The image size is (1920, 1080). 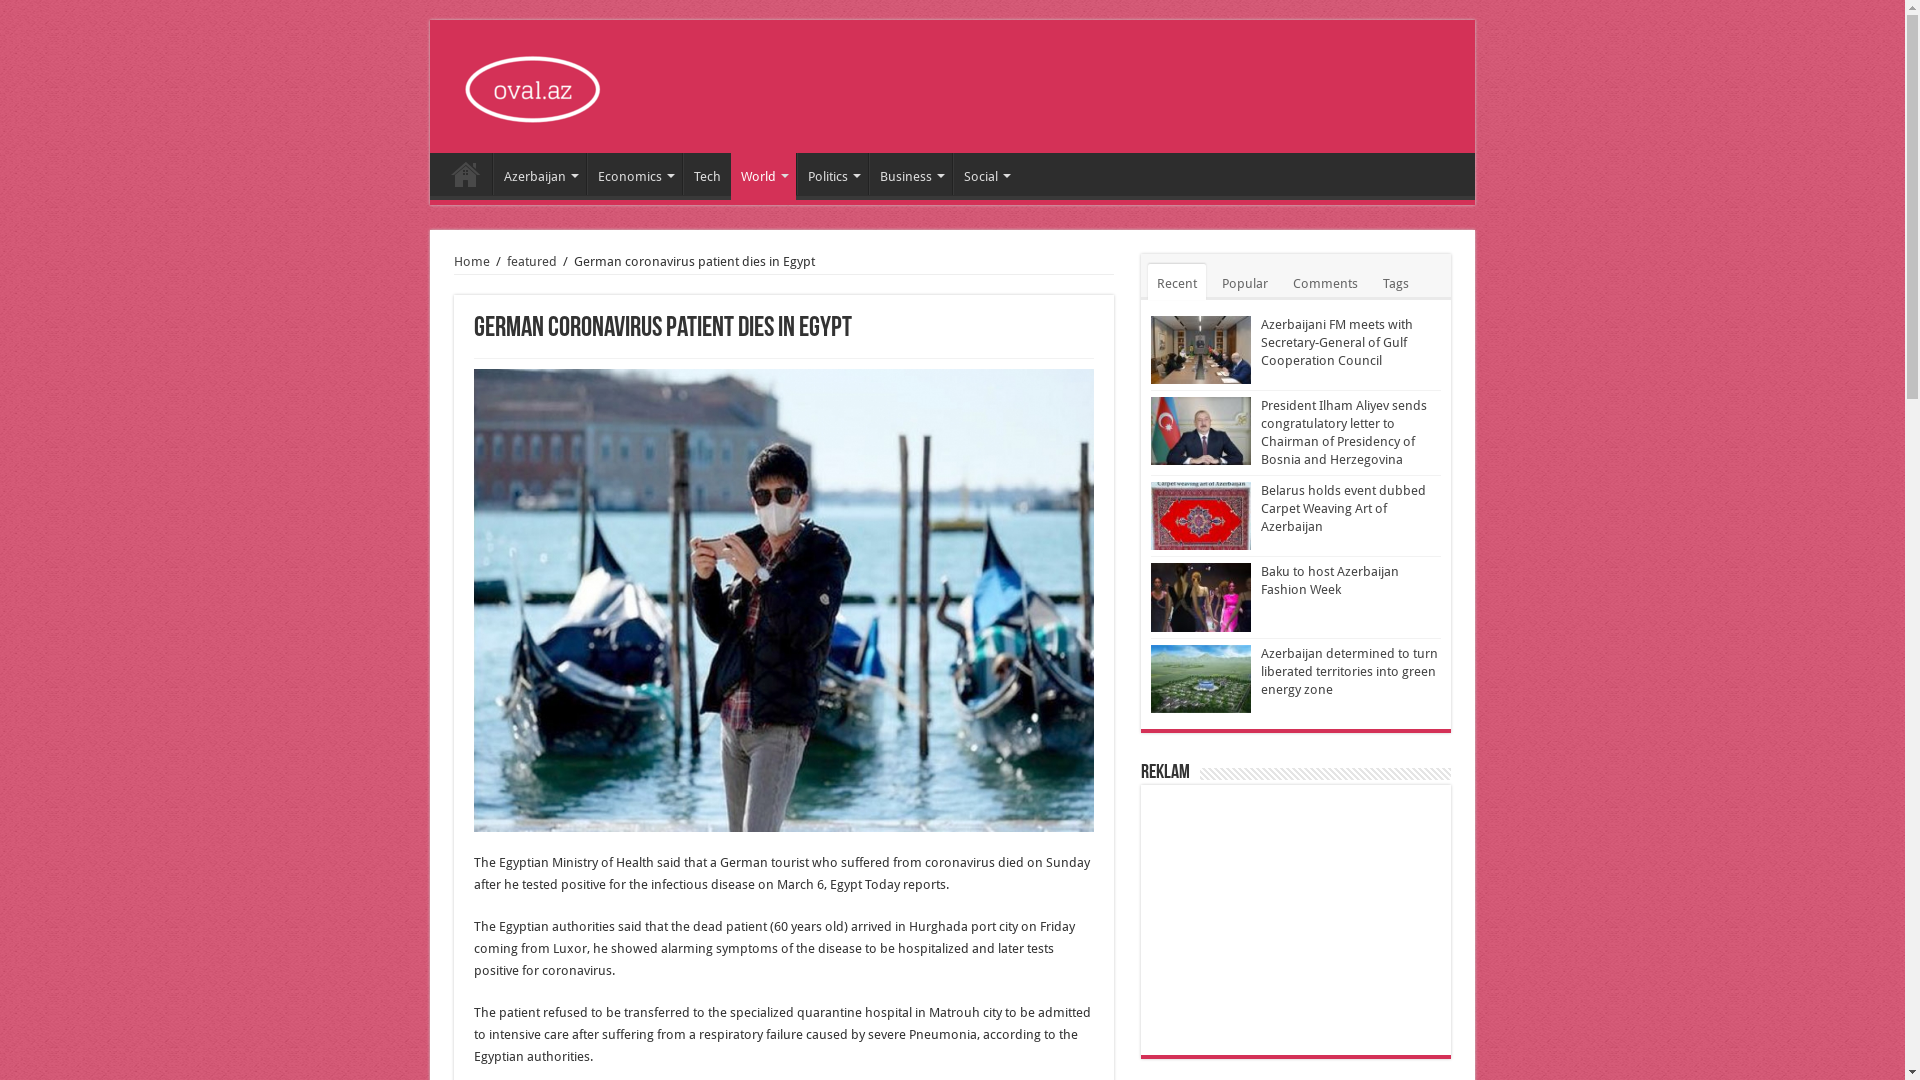 What do you see at coordinates (464, 172) in the screenshot?
I see `'Home'` at bounding box center [464, 172].